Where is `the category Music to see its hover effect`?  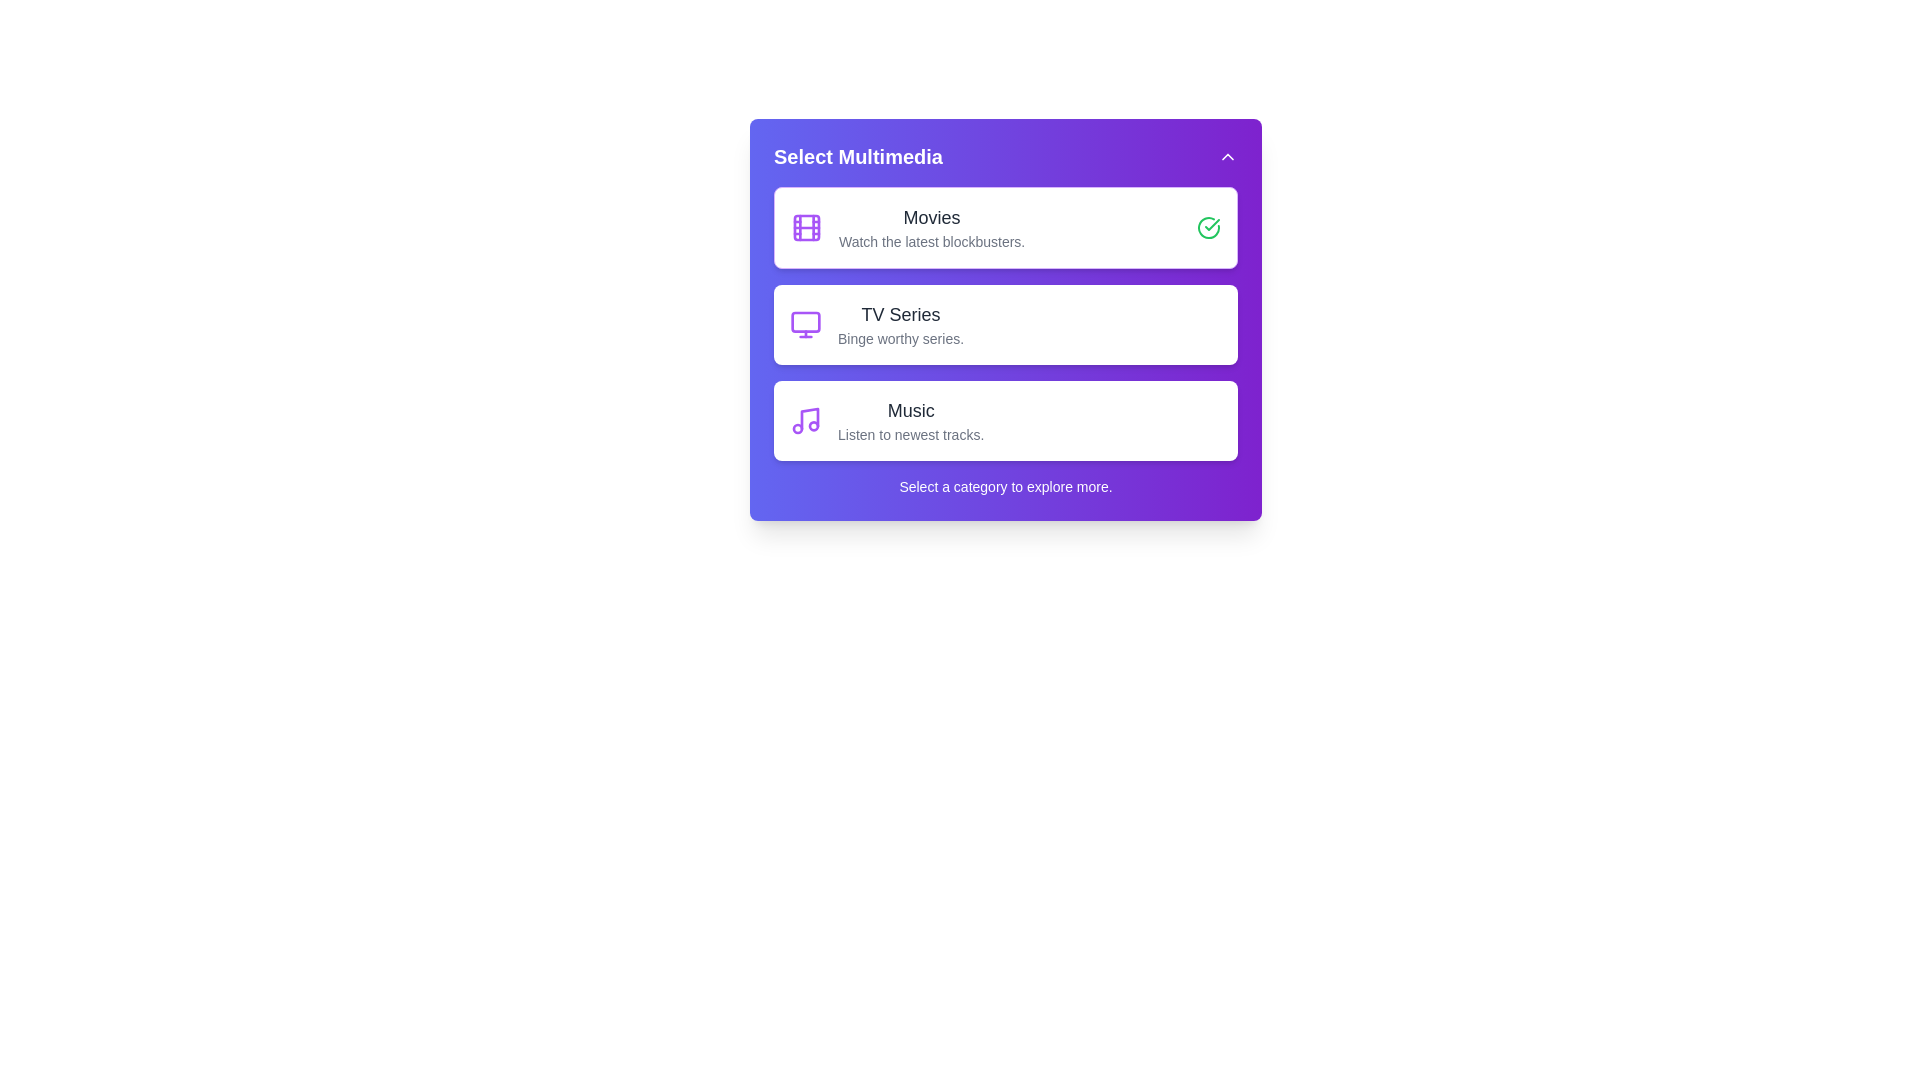
the category Music to see its hover effect is located at coordinates (1006, 419).